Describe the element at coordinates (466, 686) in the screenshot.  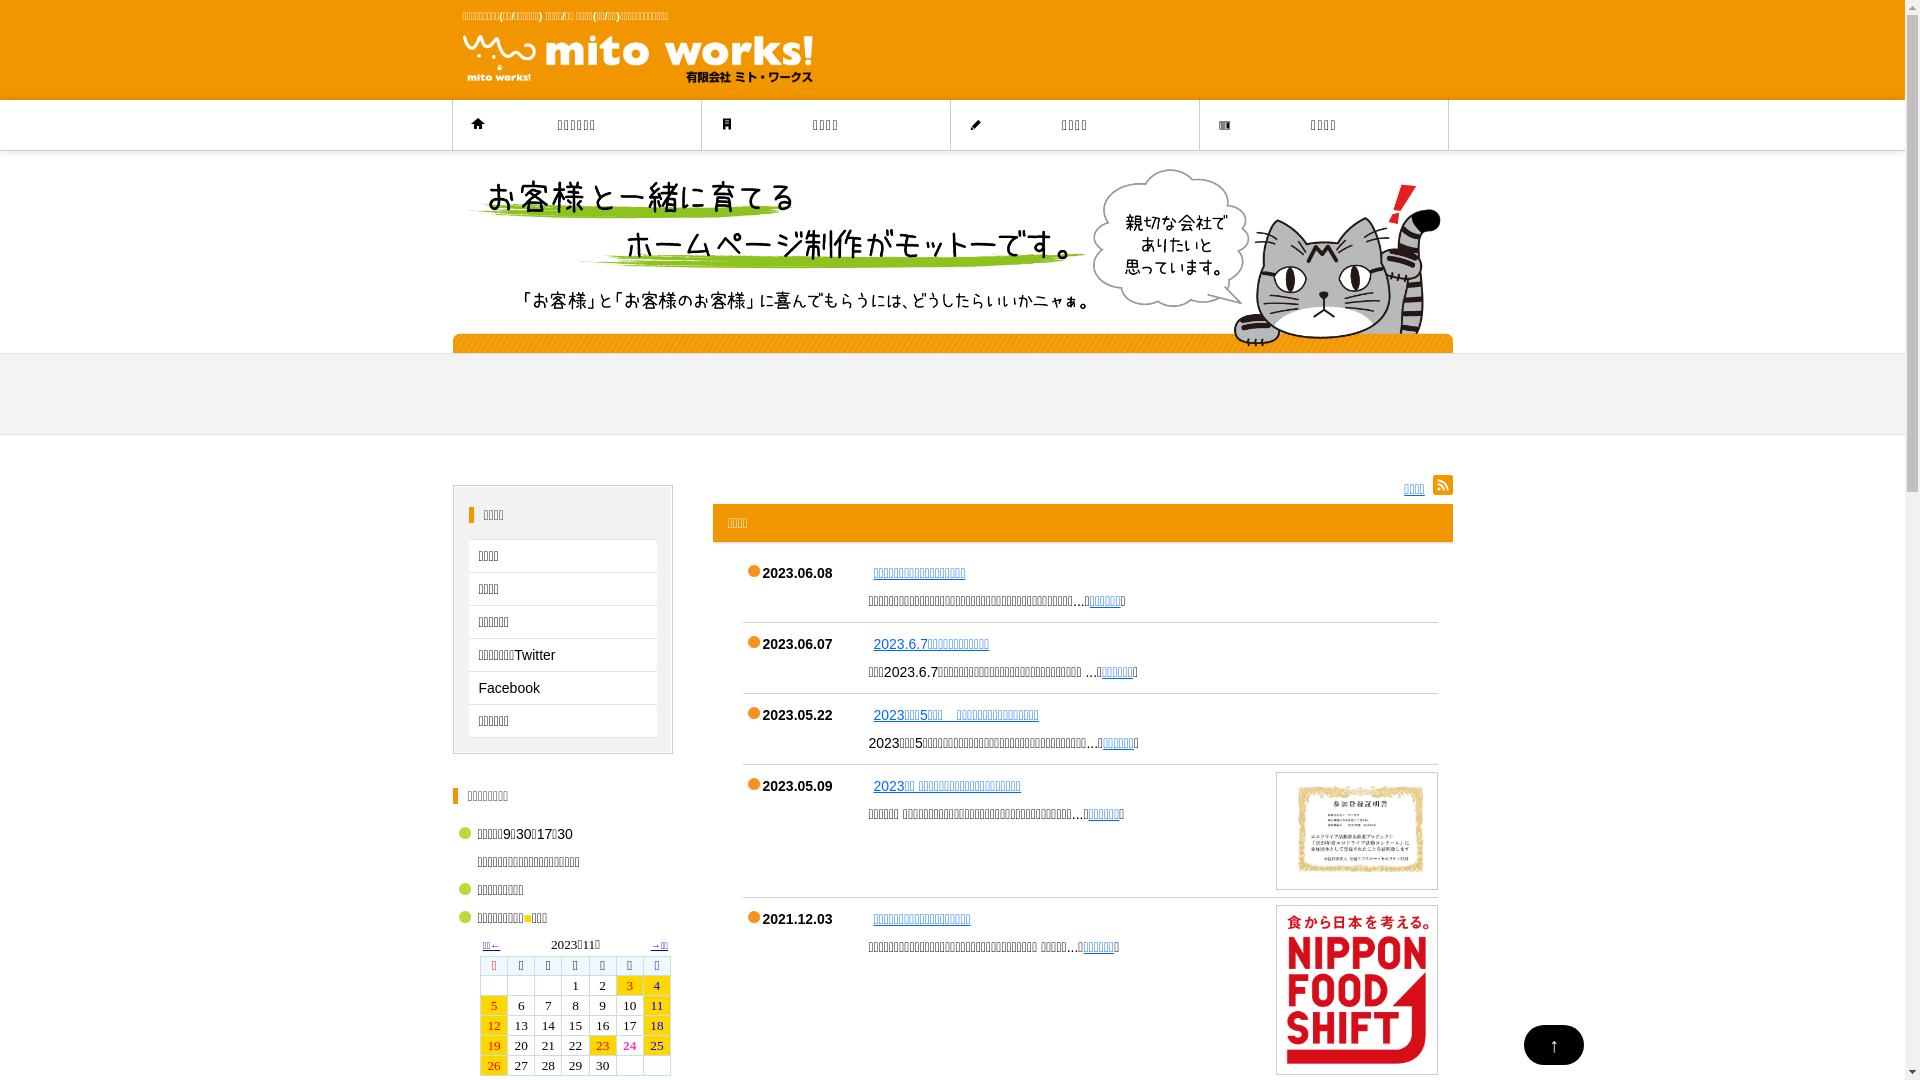
I see `'Facebook'` at that location.